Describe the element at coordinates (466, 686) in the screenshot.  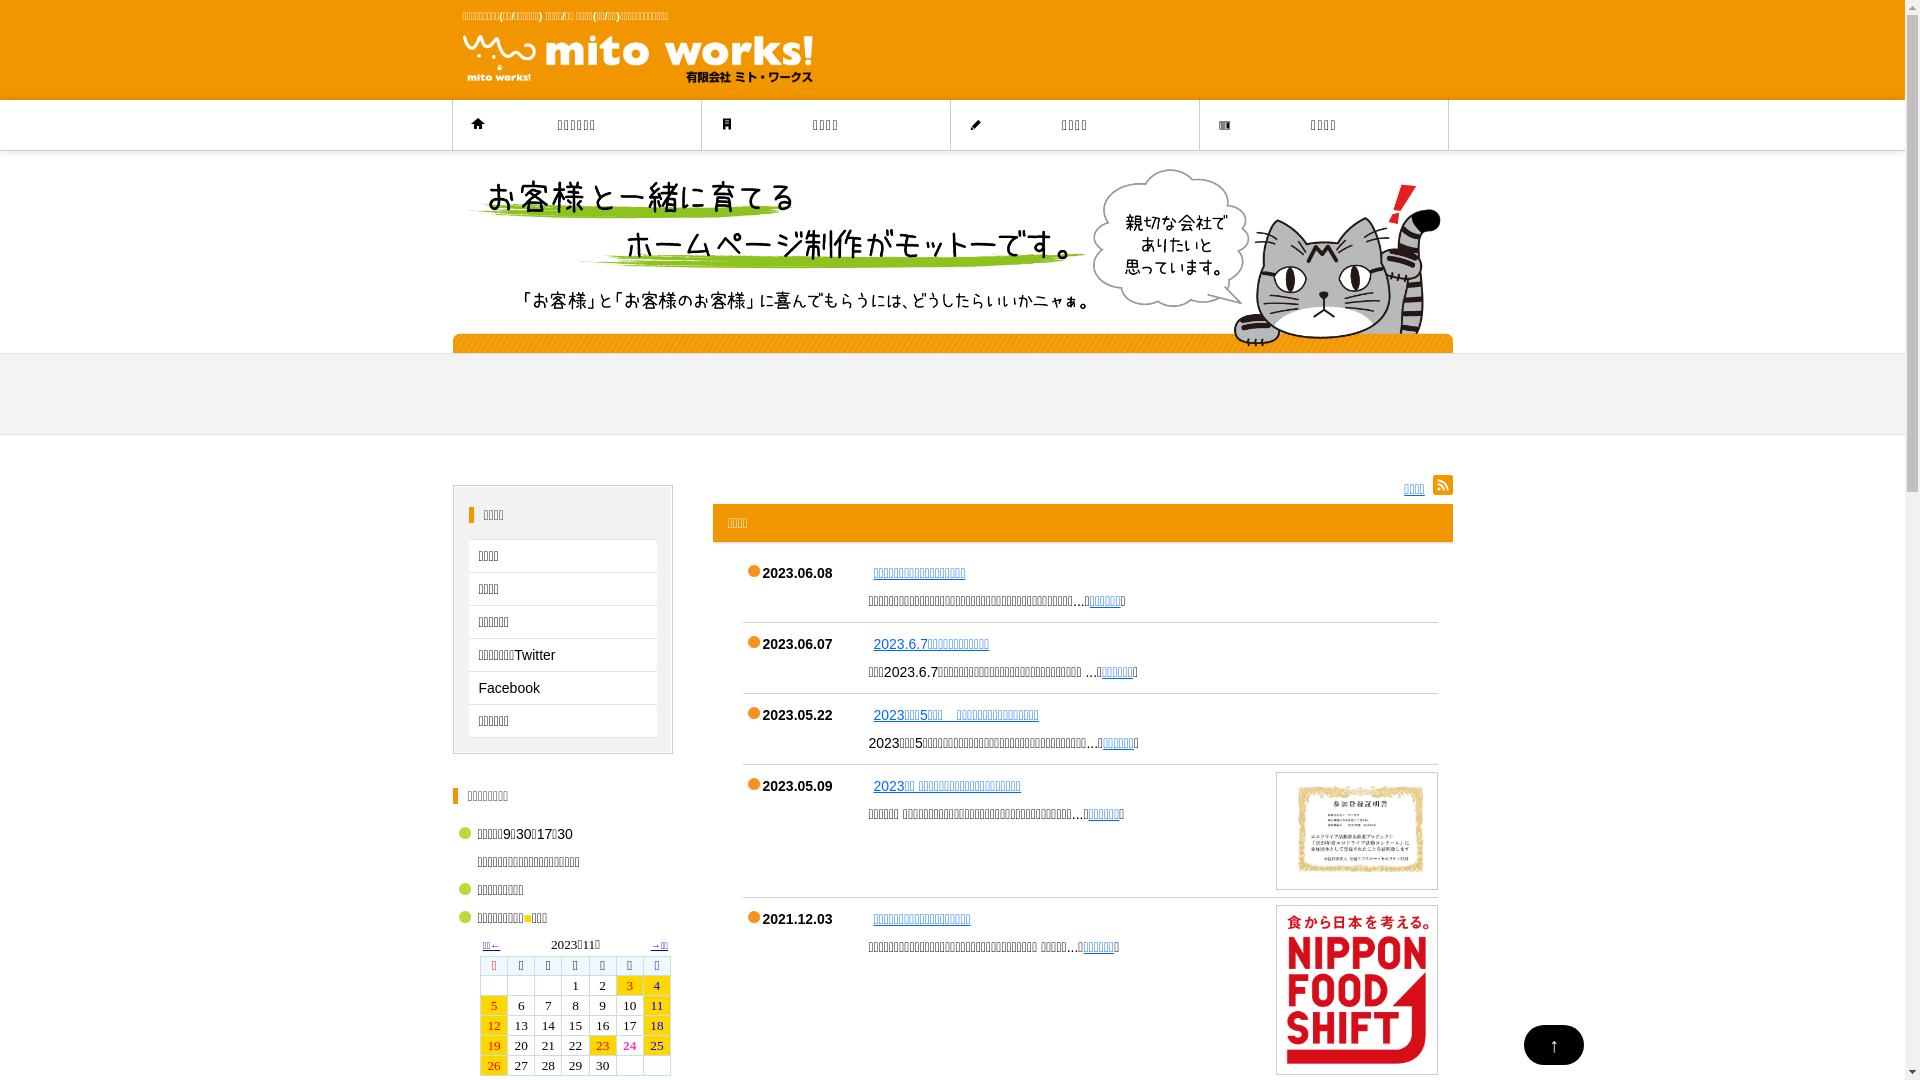
I see `'Facebook'` at that location.